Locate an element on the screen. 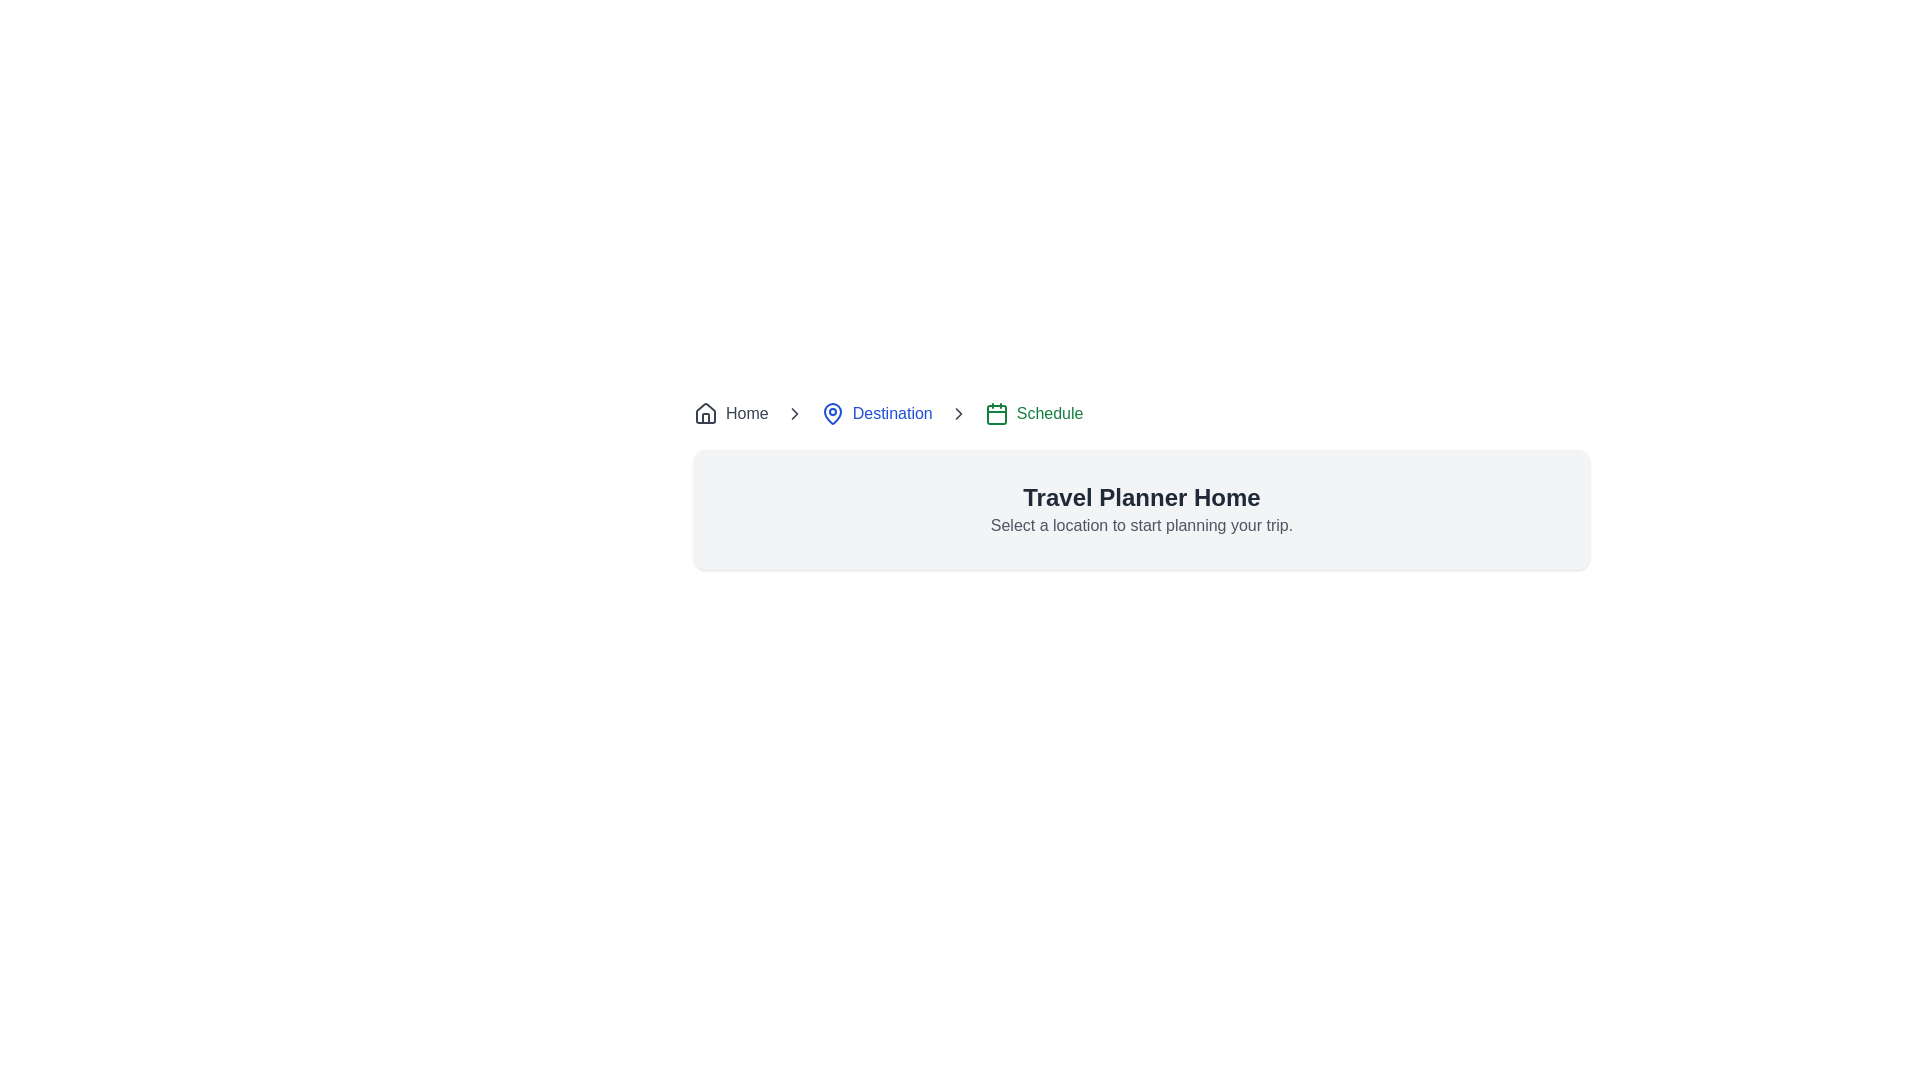 The height and width of the screenshot is (1080, 1920). the 'Schedule' hyperlink which consists of a calendar icon and is styled in green, located in the breadcrumb navigation bar is located at coordinates (1034, 412).